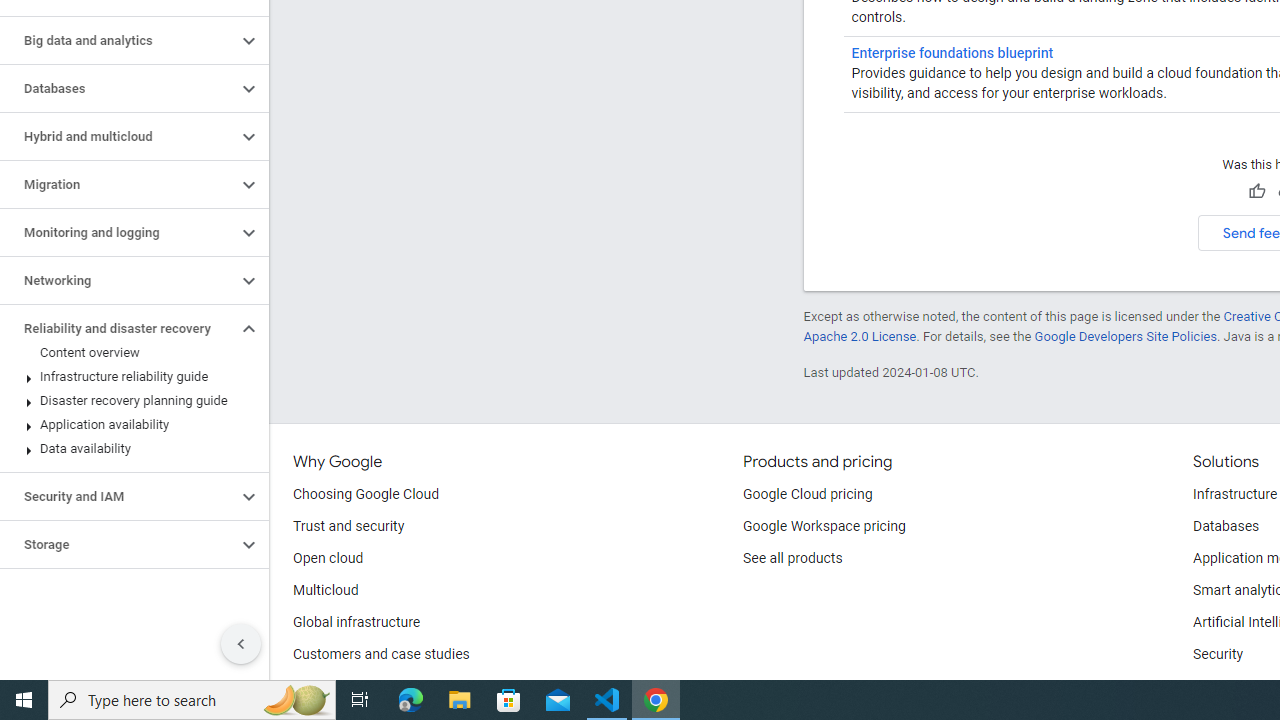  I want to click on 'Storage', so click(117, 545).